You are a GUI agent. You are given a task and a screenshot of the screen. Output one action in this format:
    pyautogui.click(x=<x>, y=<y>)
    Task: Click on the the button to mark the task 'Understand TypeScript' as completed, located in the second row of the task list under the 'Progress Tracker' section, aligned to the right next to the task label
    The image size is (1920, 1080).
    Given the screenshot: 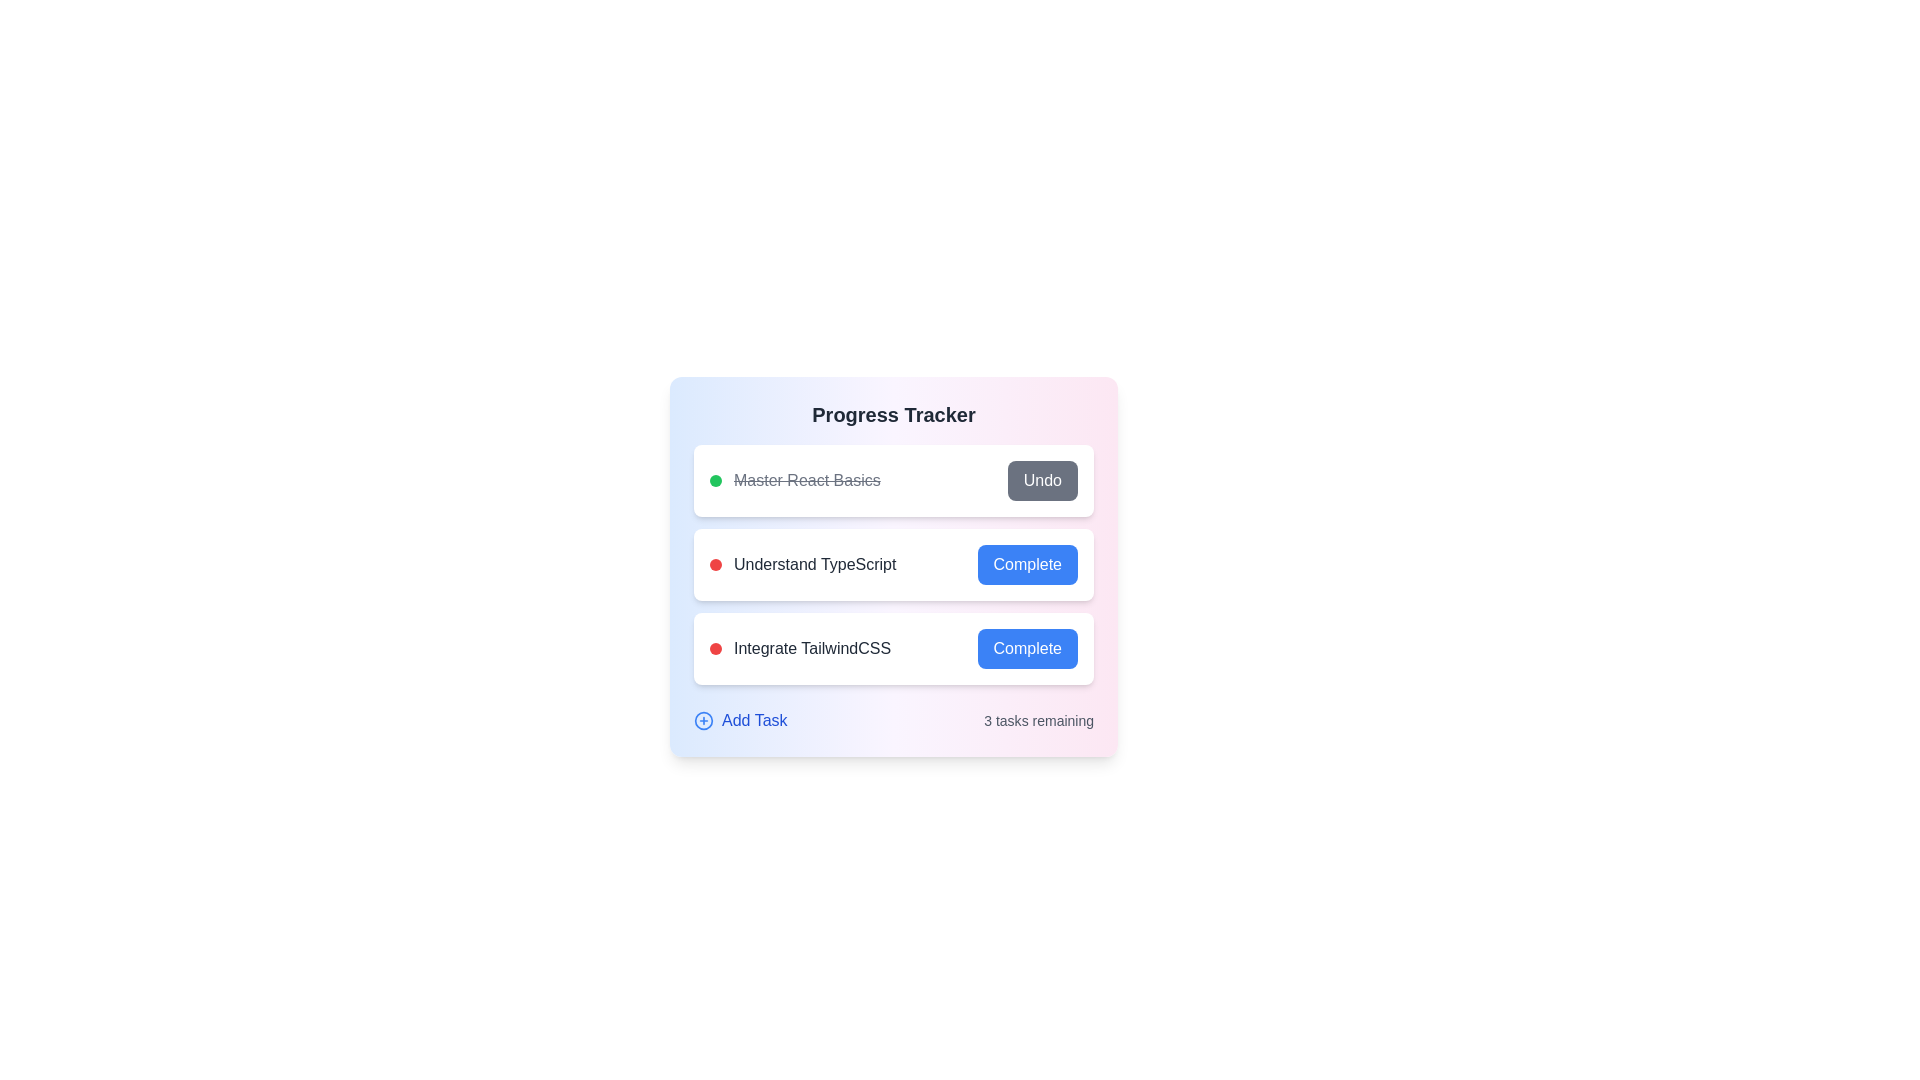 What is the action you would take?
    pyautogui.click(x=1027, y=564)
    